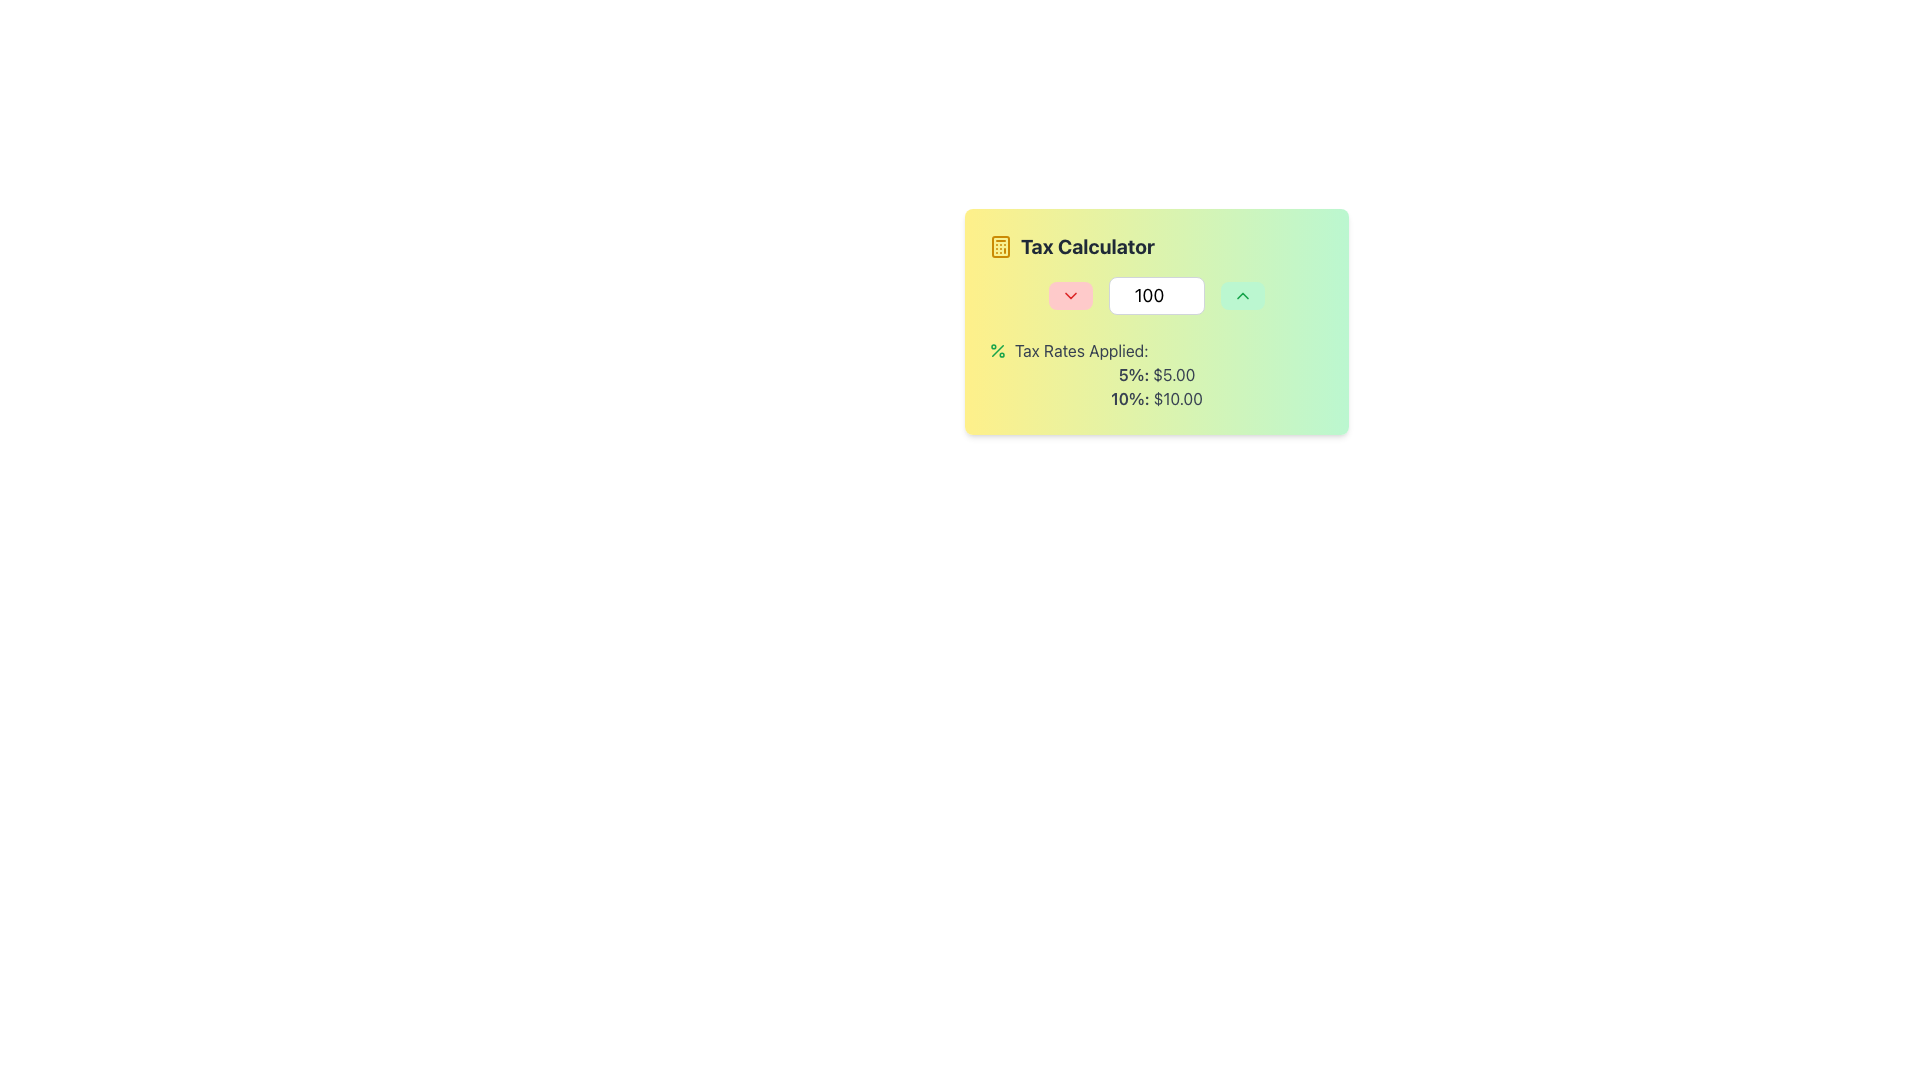  Describe the element at coordinates (1242, 296) in the screenshot. I see `the increment button icon located on the upper-right side of the calculator interface` at that location.